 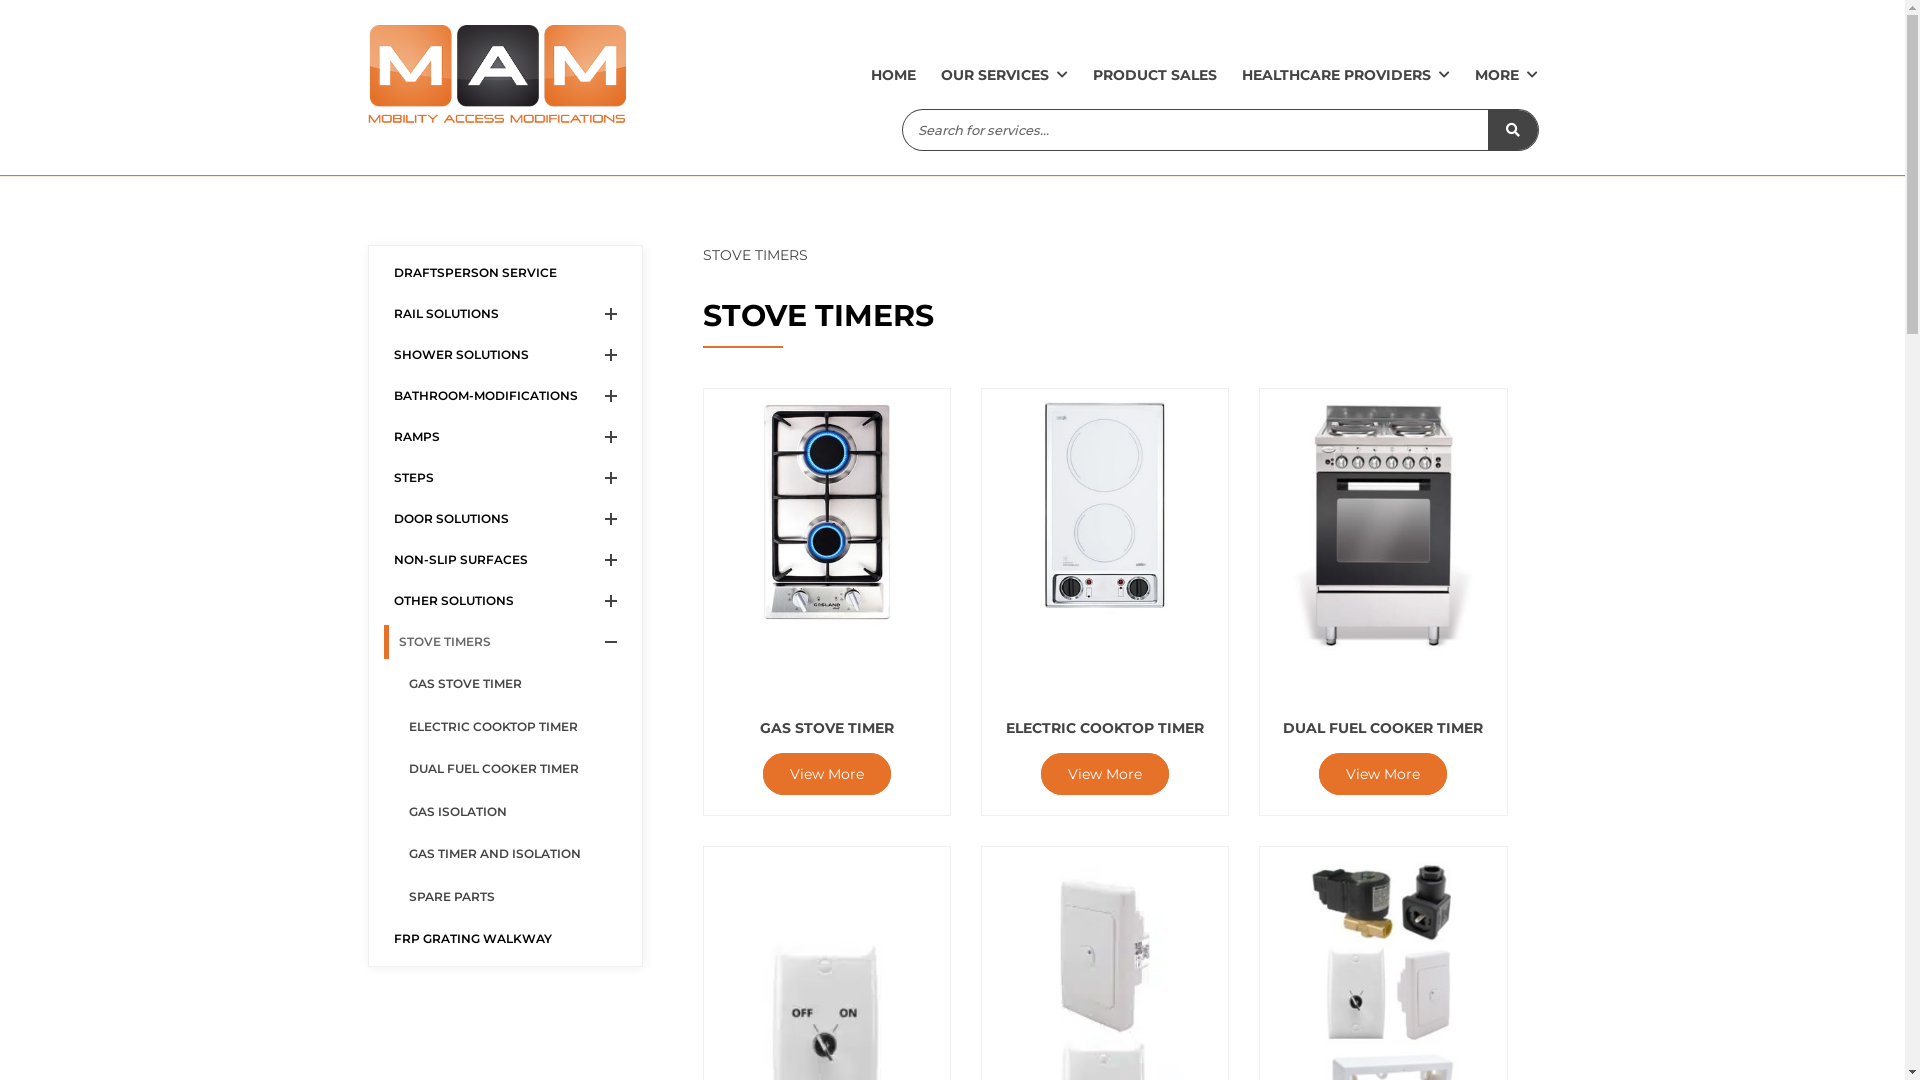 What do you see at coordinates (487, 600) in the screenshot?
I see `'OTHER SOLUTIONS'` at bounding box center [487, 600].